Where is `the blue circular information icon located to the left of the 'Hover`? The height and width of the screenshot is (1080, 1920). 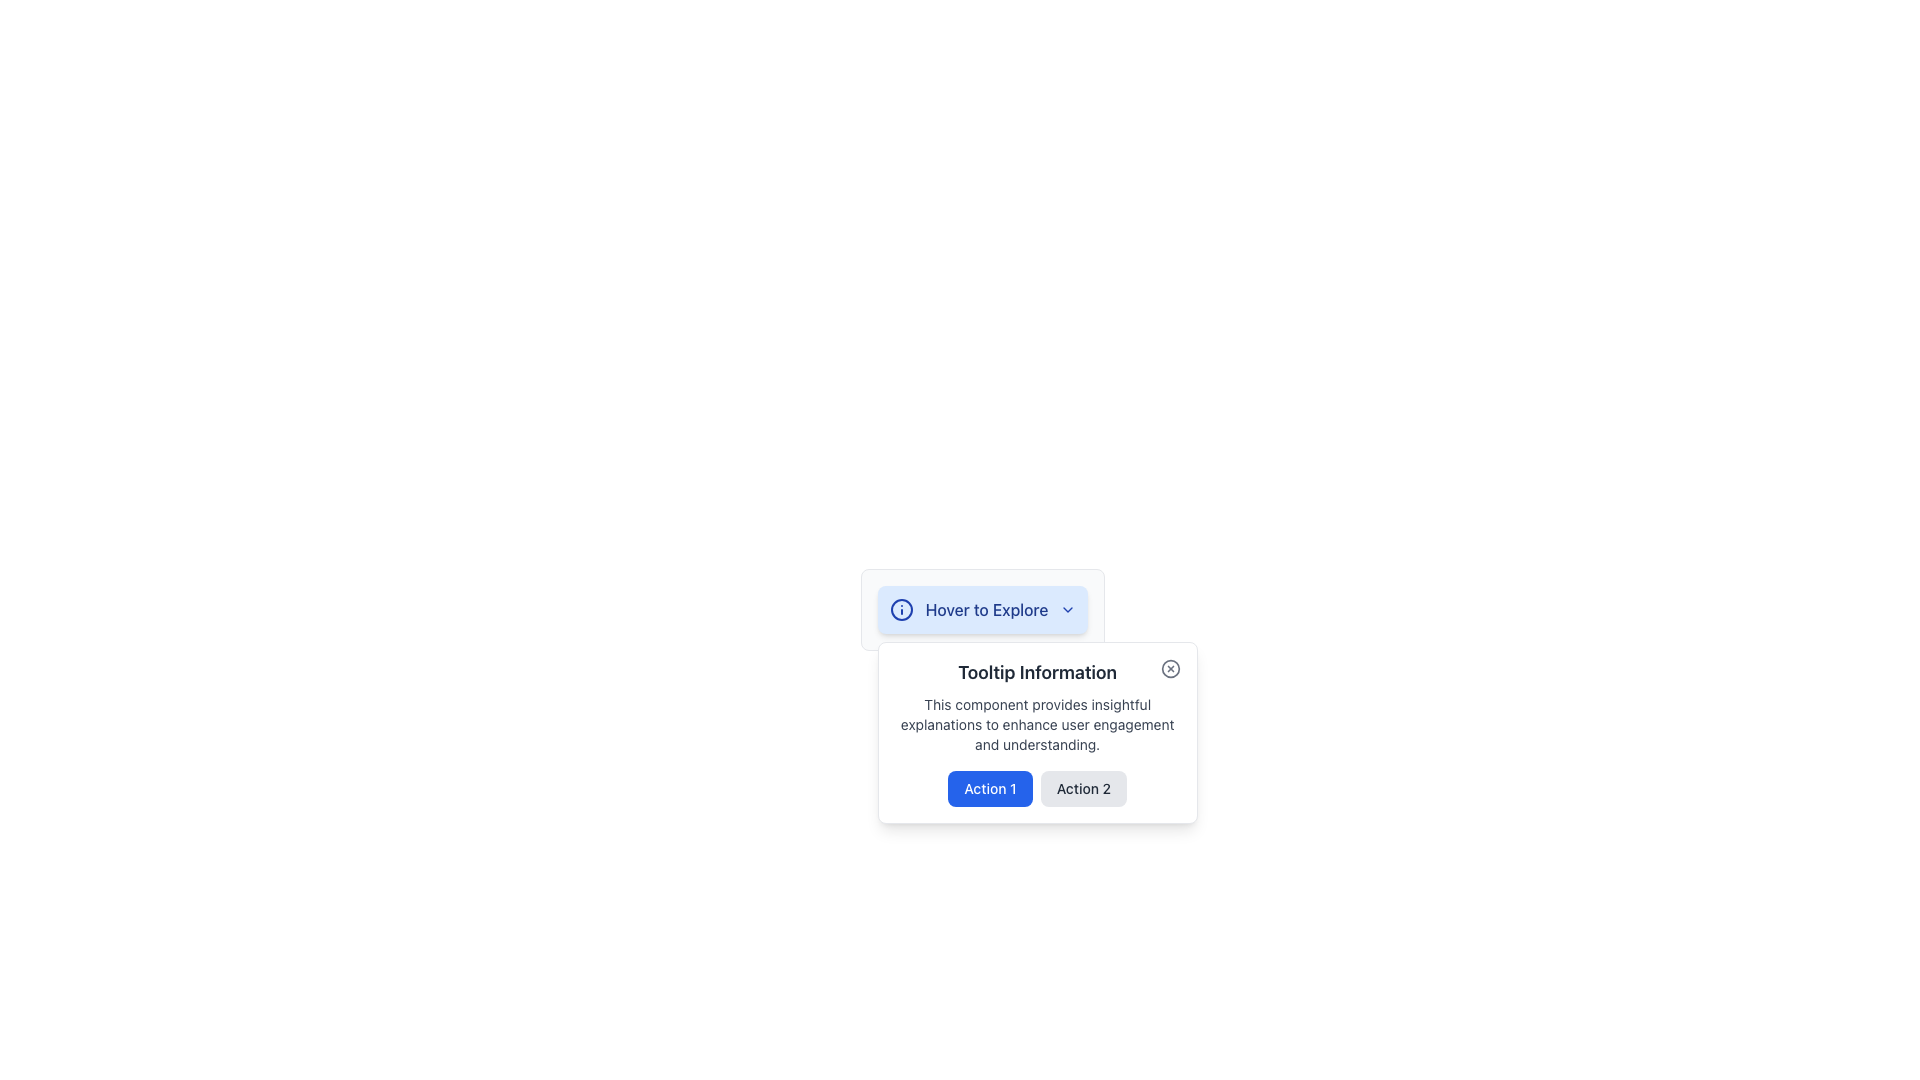 the blue circular information icon located to the left of the 'Hover is located at coordinates (900, 608).